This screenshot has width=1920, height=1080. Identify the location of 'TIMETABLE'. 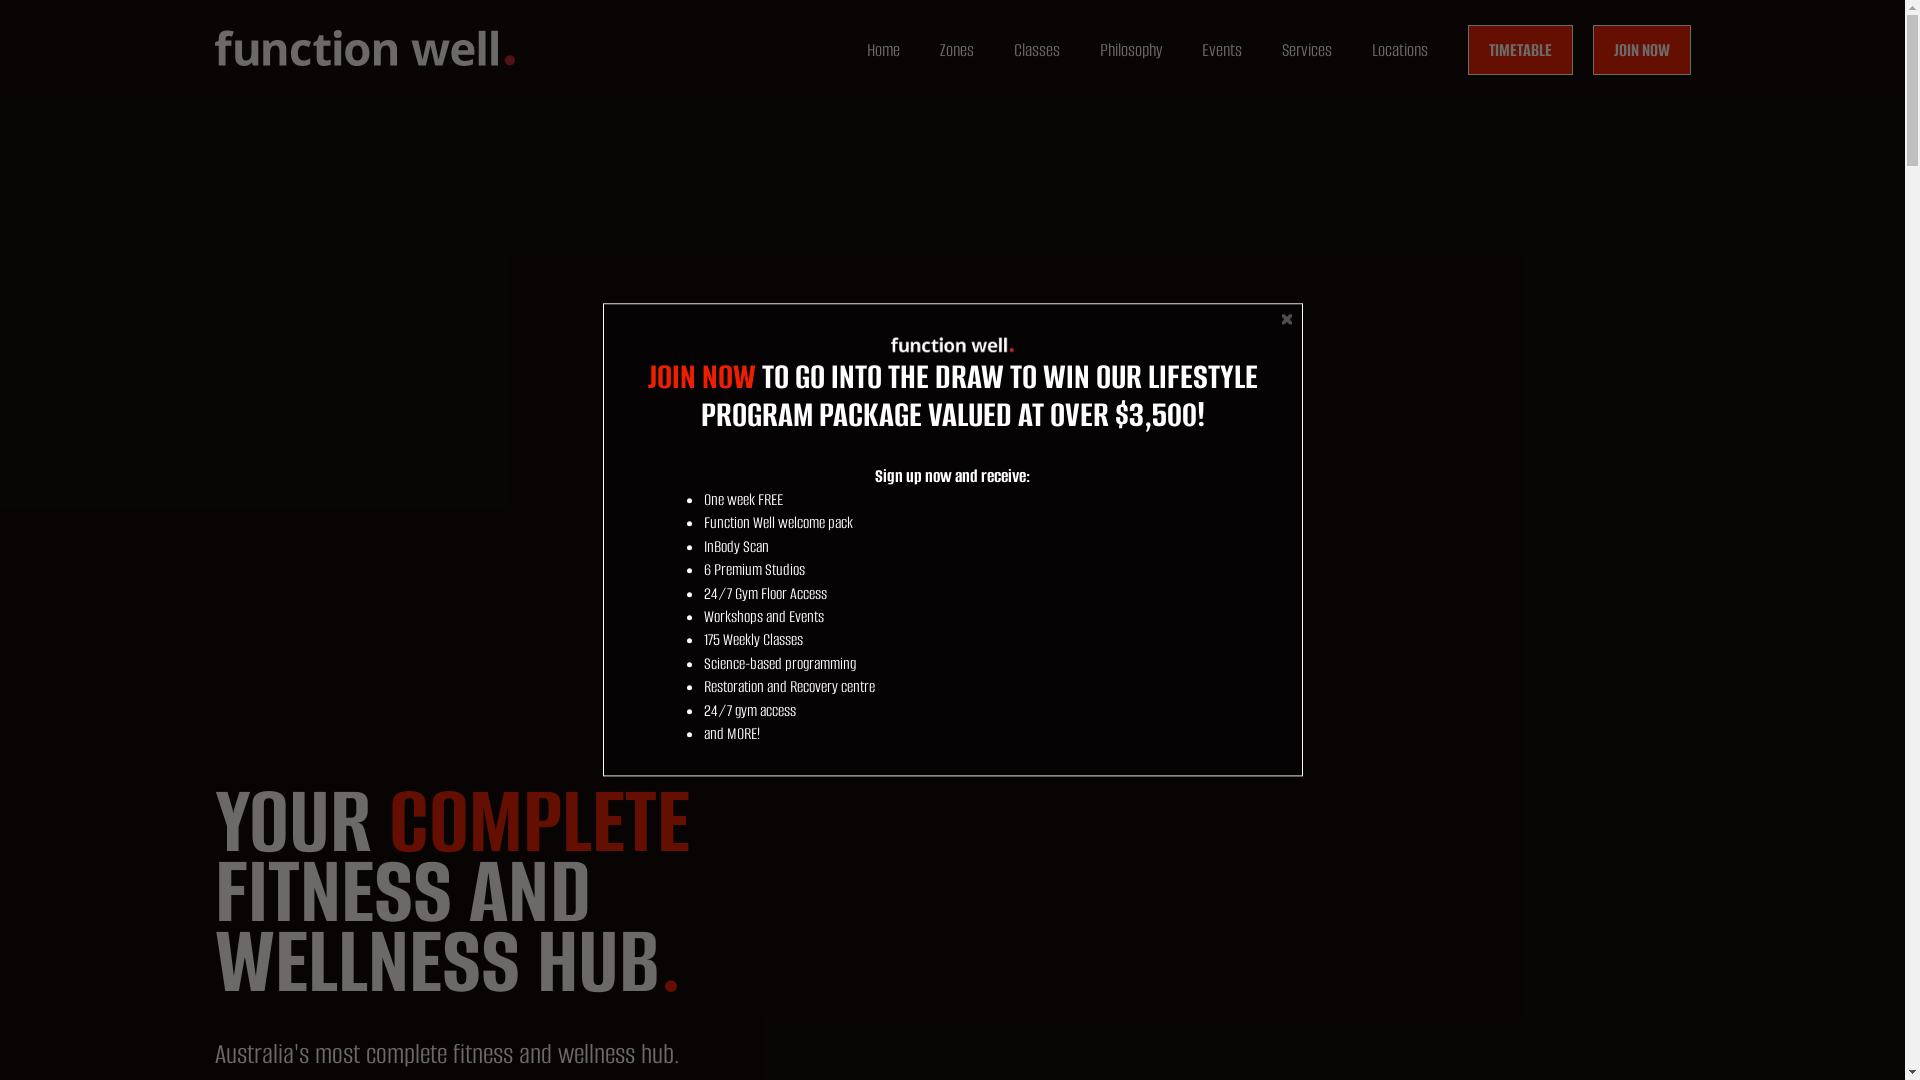
(1468, 49).